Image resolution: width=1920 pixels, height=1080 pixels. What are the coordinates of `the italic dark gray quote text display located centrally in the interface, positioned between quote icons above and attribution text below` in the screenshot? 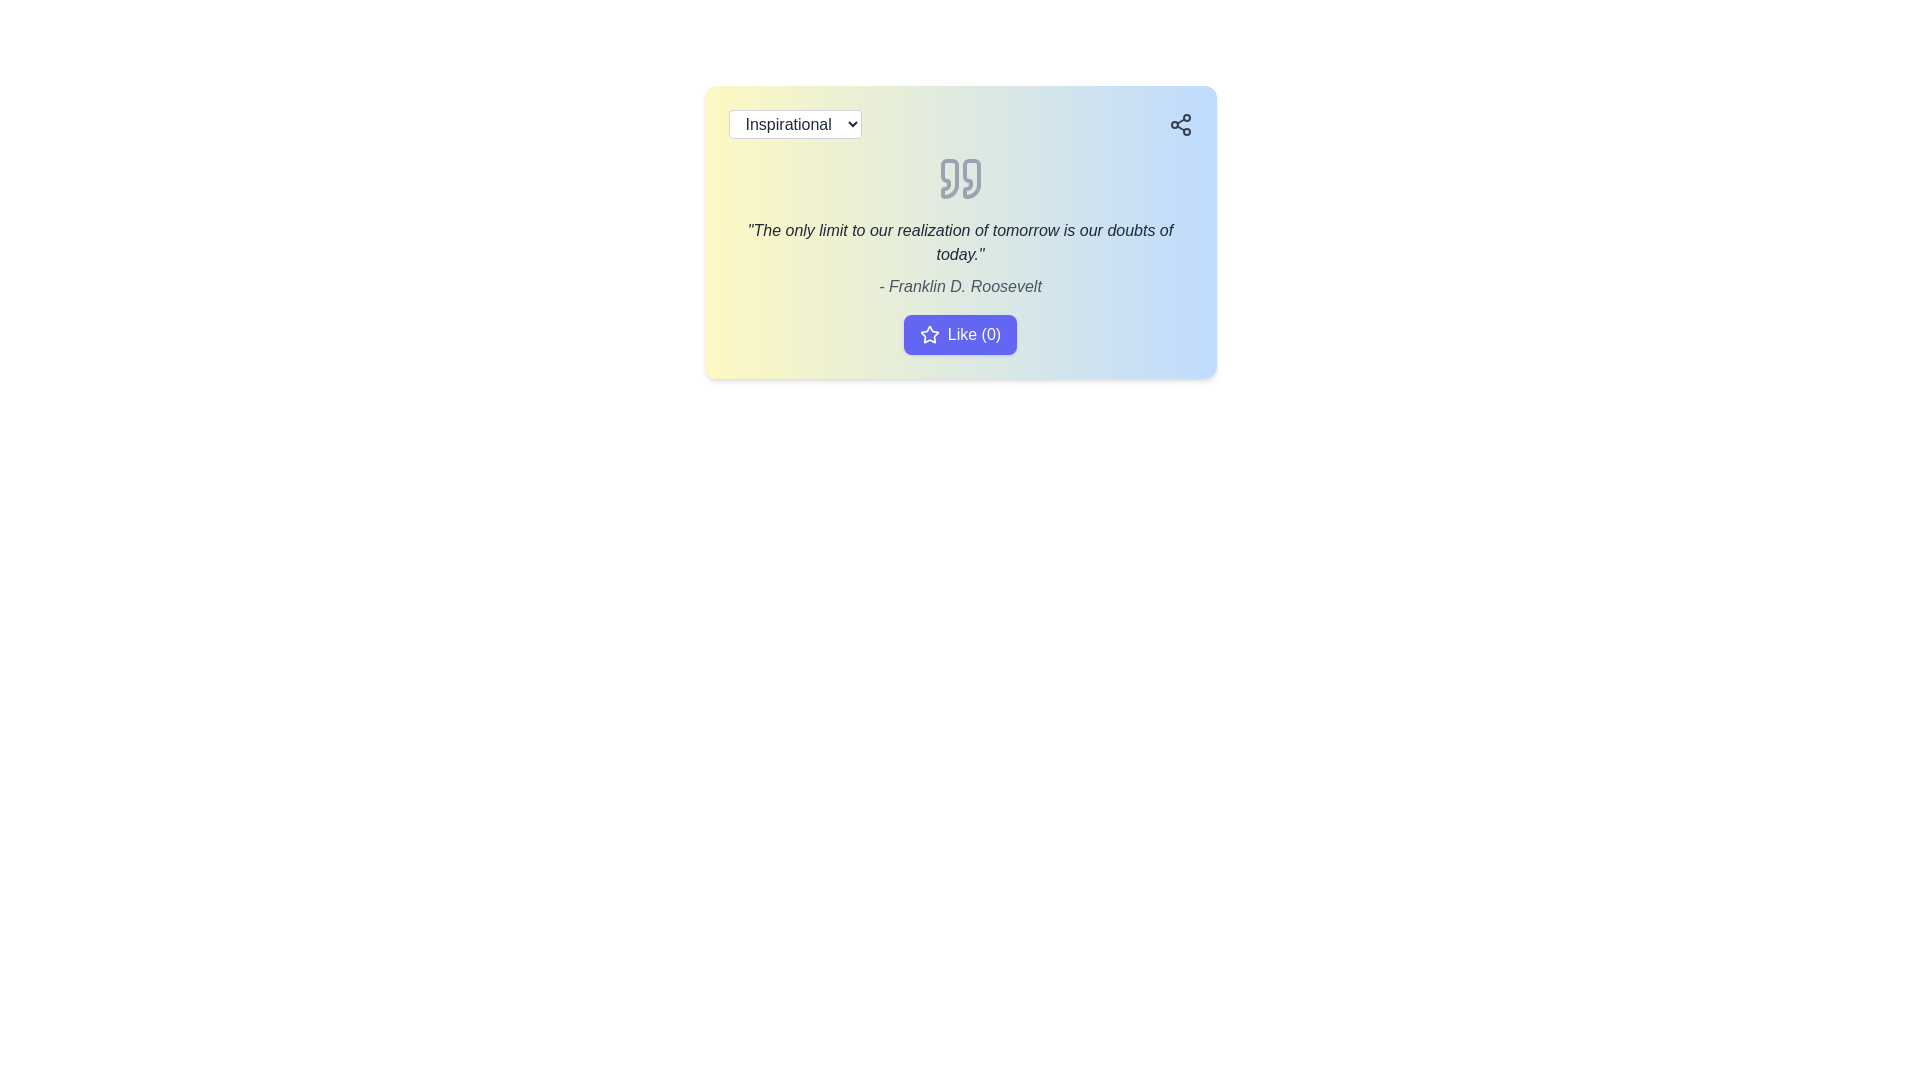 It's located at (960, 242).